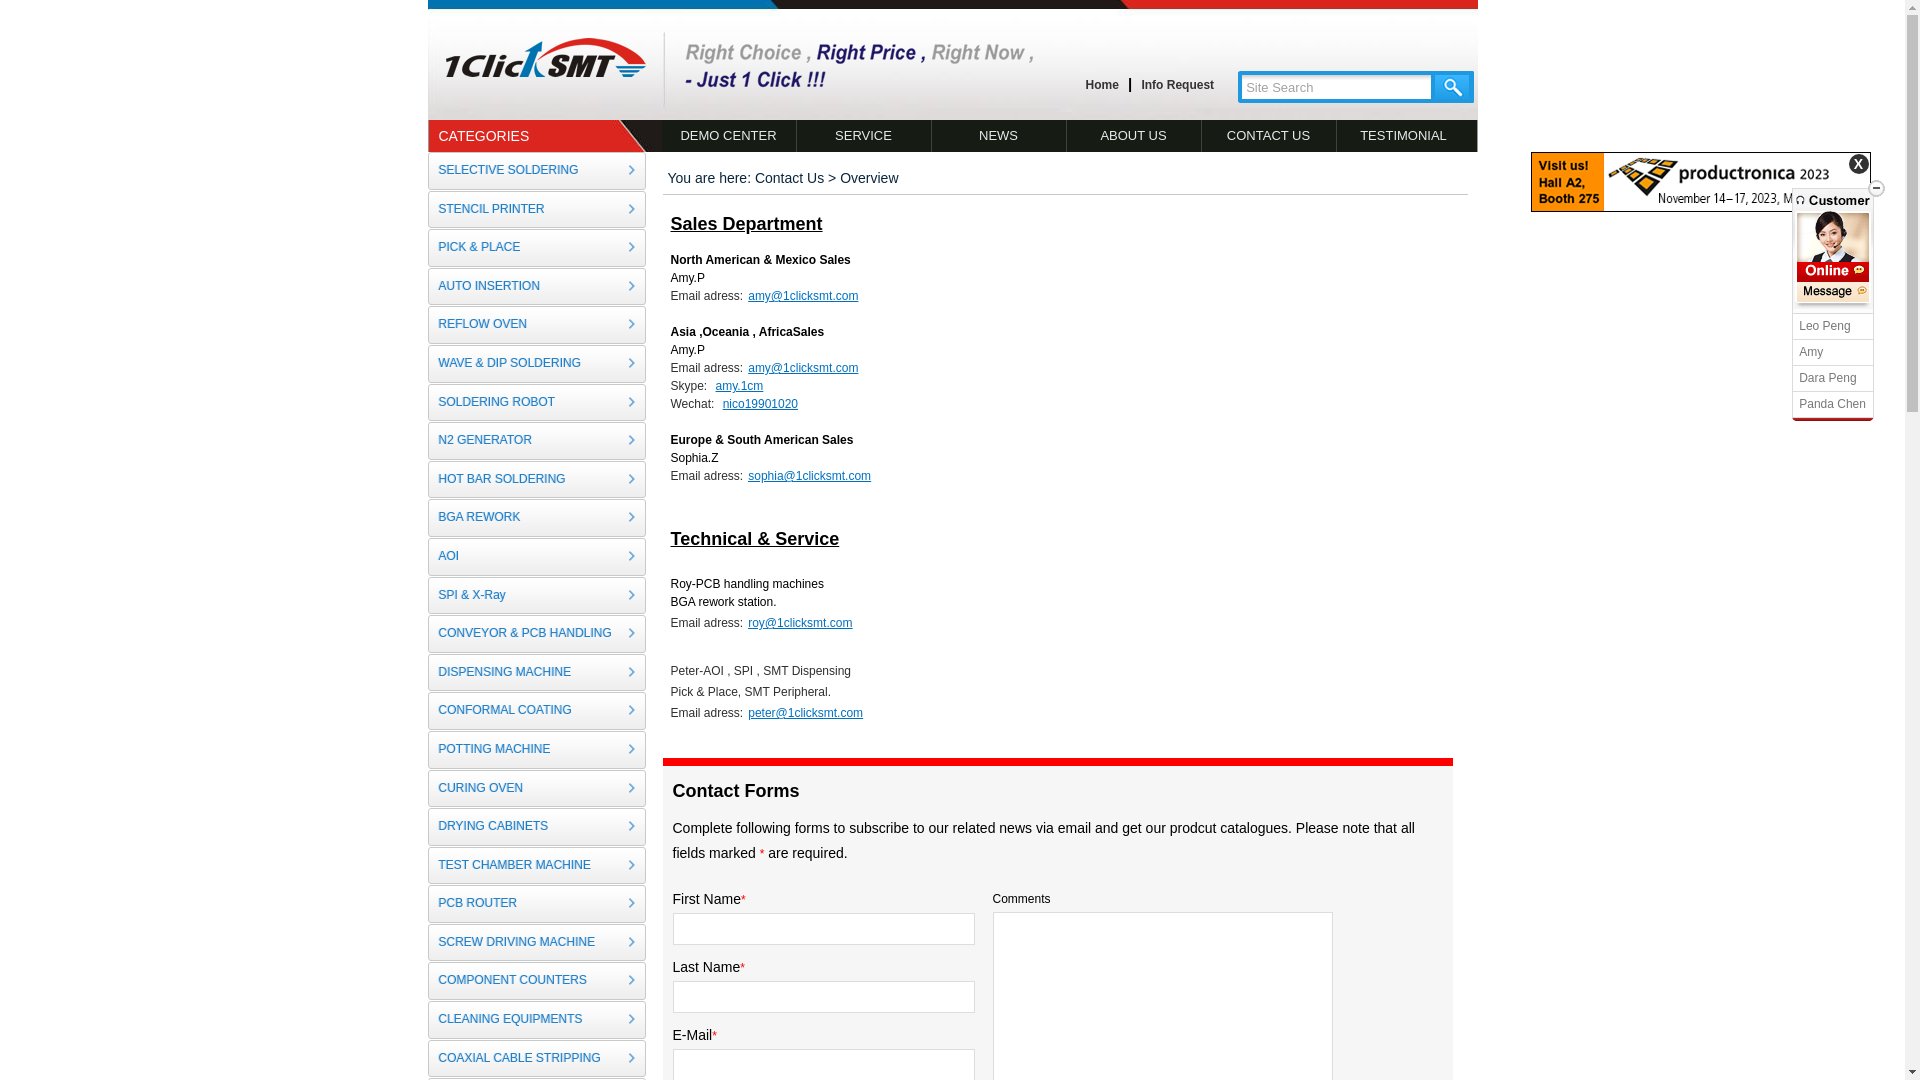  Describe the element at coordinates (1833, 292) in the screenshot. I see `'customer service'` at that location.